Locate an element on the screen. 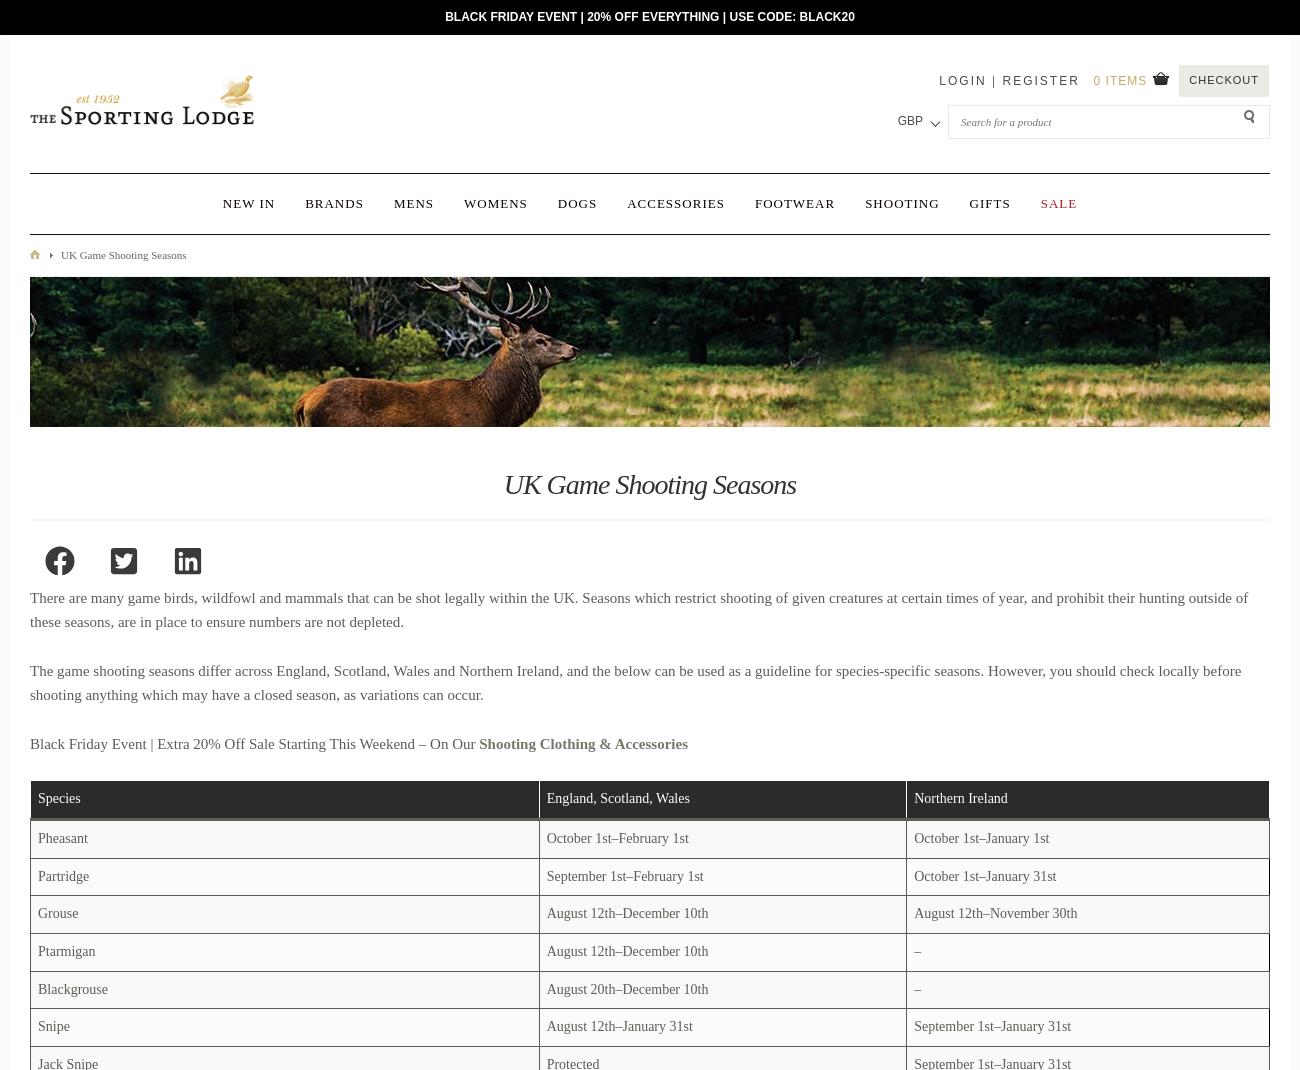  'Womens' is located at coordinates (495, 202).